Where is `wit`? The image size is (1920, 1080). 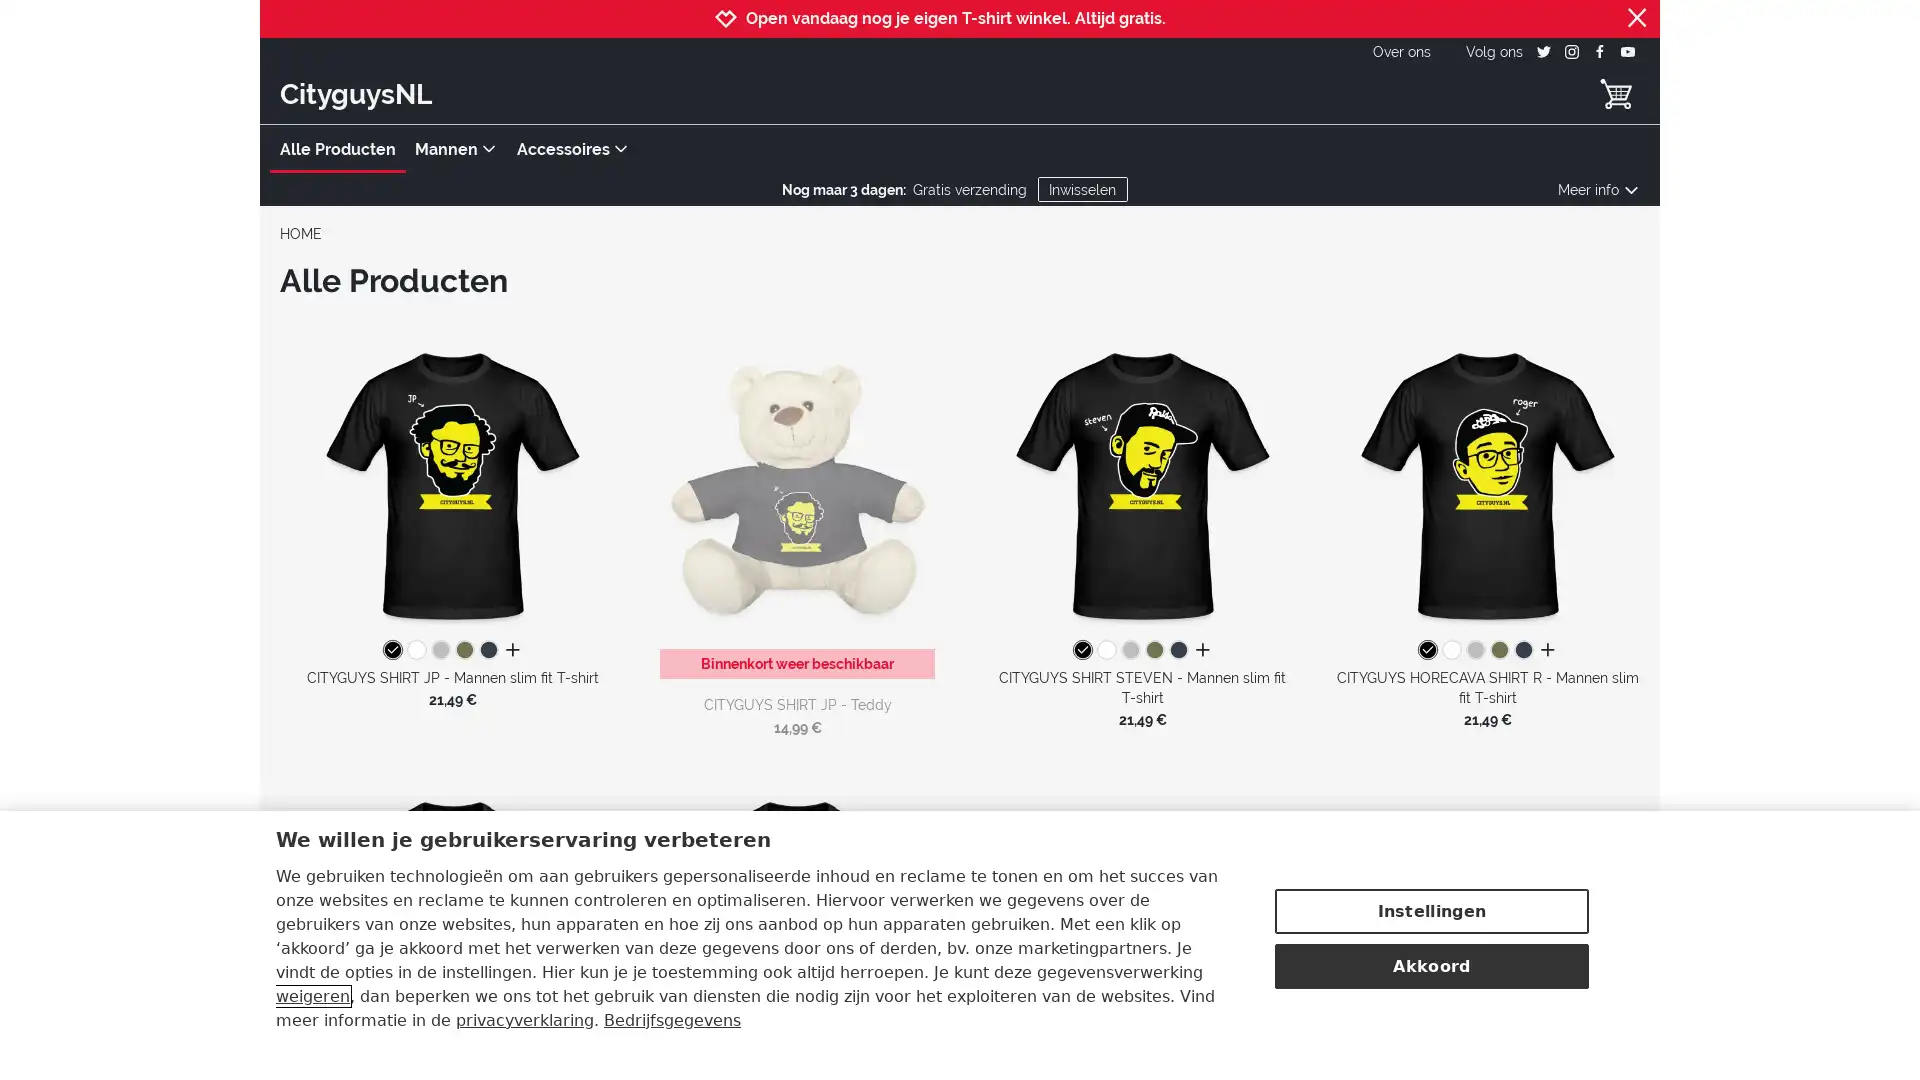 wit is located at coordinates (1450, 651).